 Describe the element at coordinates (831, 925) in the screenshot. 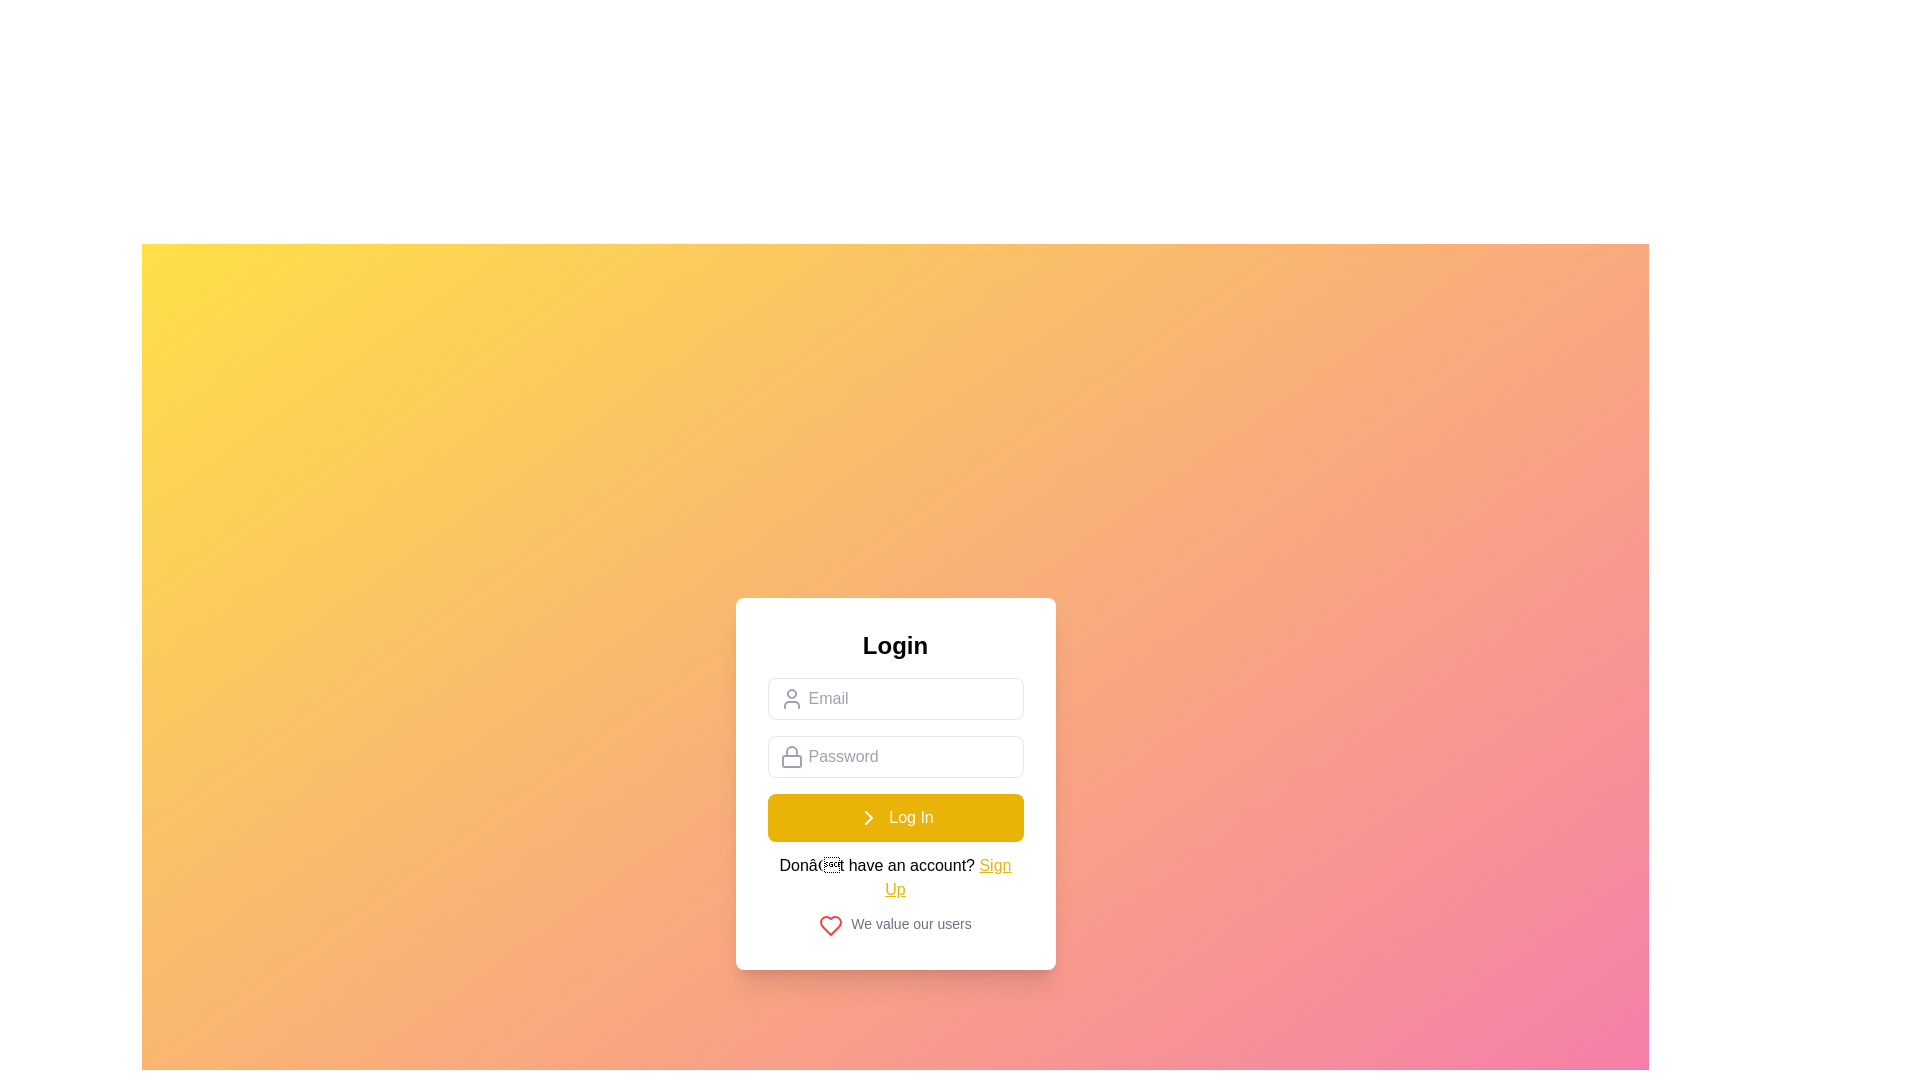

I see `the heart icon, which is positioned to the left in a row of three elements, adjacent to the text 'We value our users'` at that location.